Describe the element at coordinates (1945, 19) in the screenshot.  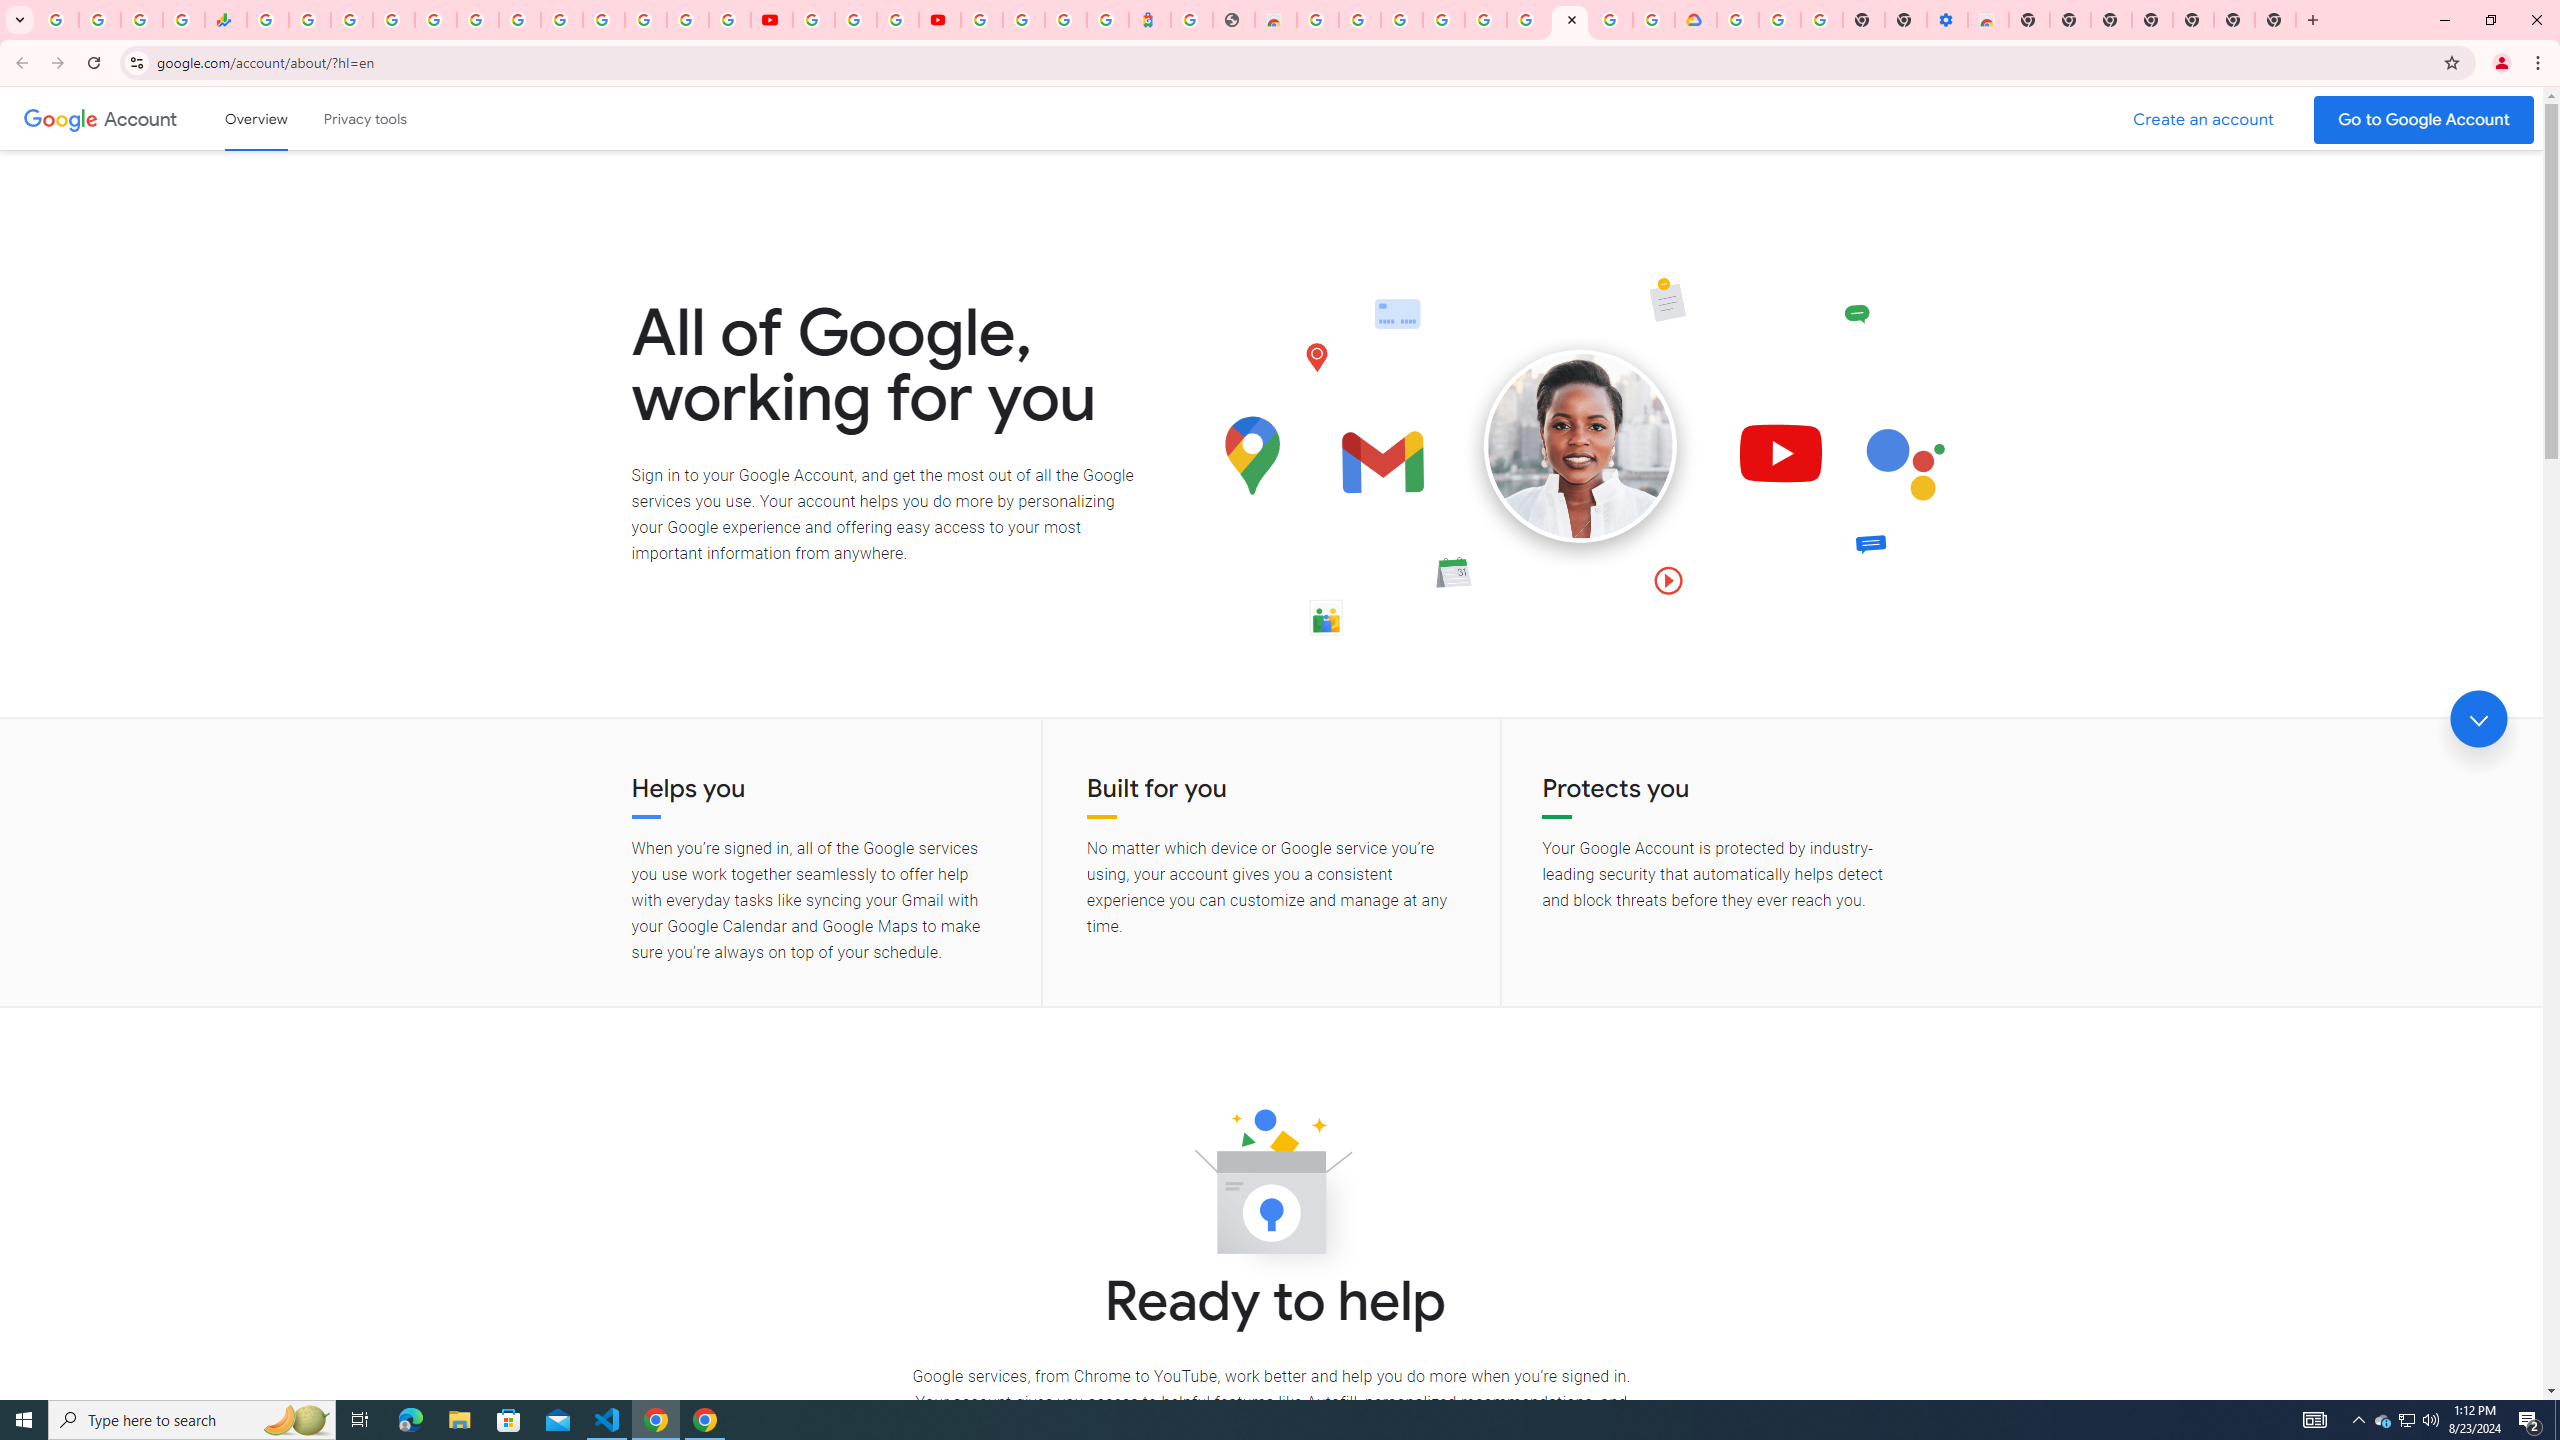
I see `'Settings - Accessibility'` at that location.